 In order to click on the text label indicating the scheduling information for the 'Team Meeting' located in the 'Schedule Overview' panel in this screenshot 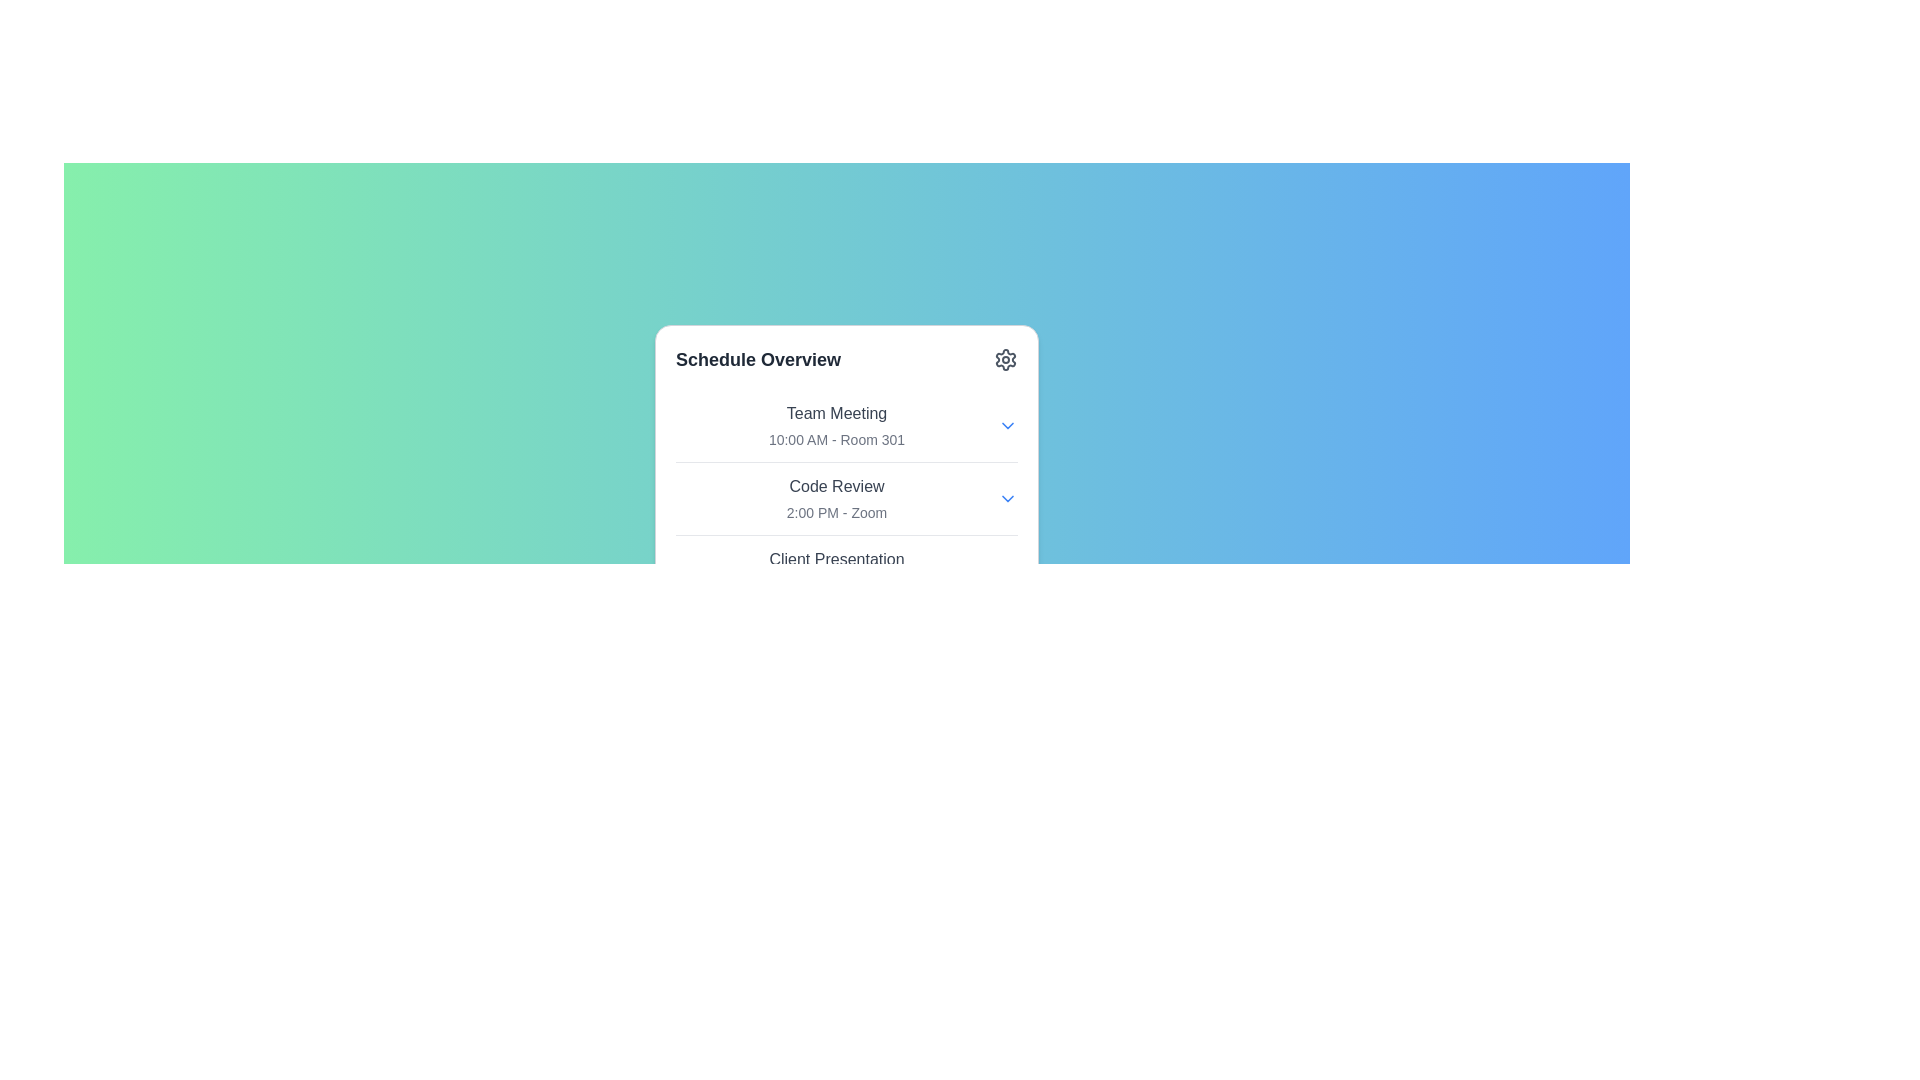, I will do `click(836, 438)`.